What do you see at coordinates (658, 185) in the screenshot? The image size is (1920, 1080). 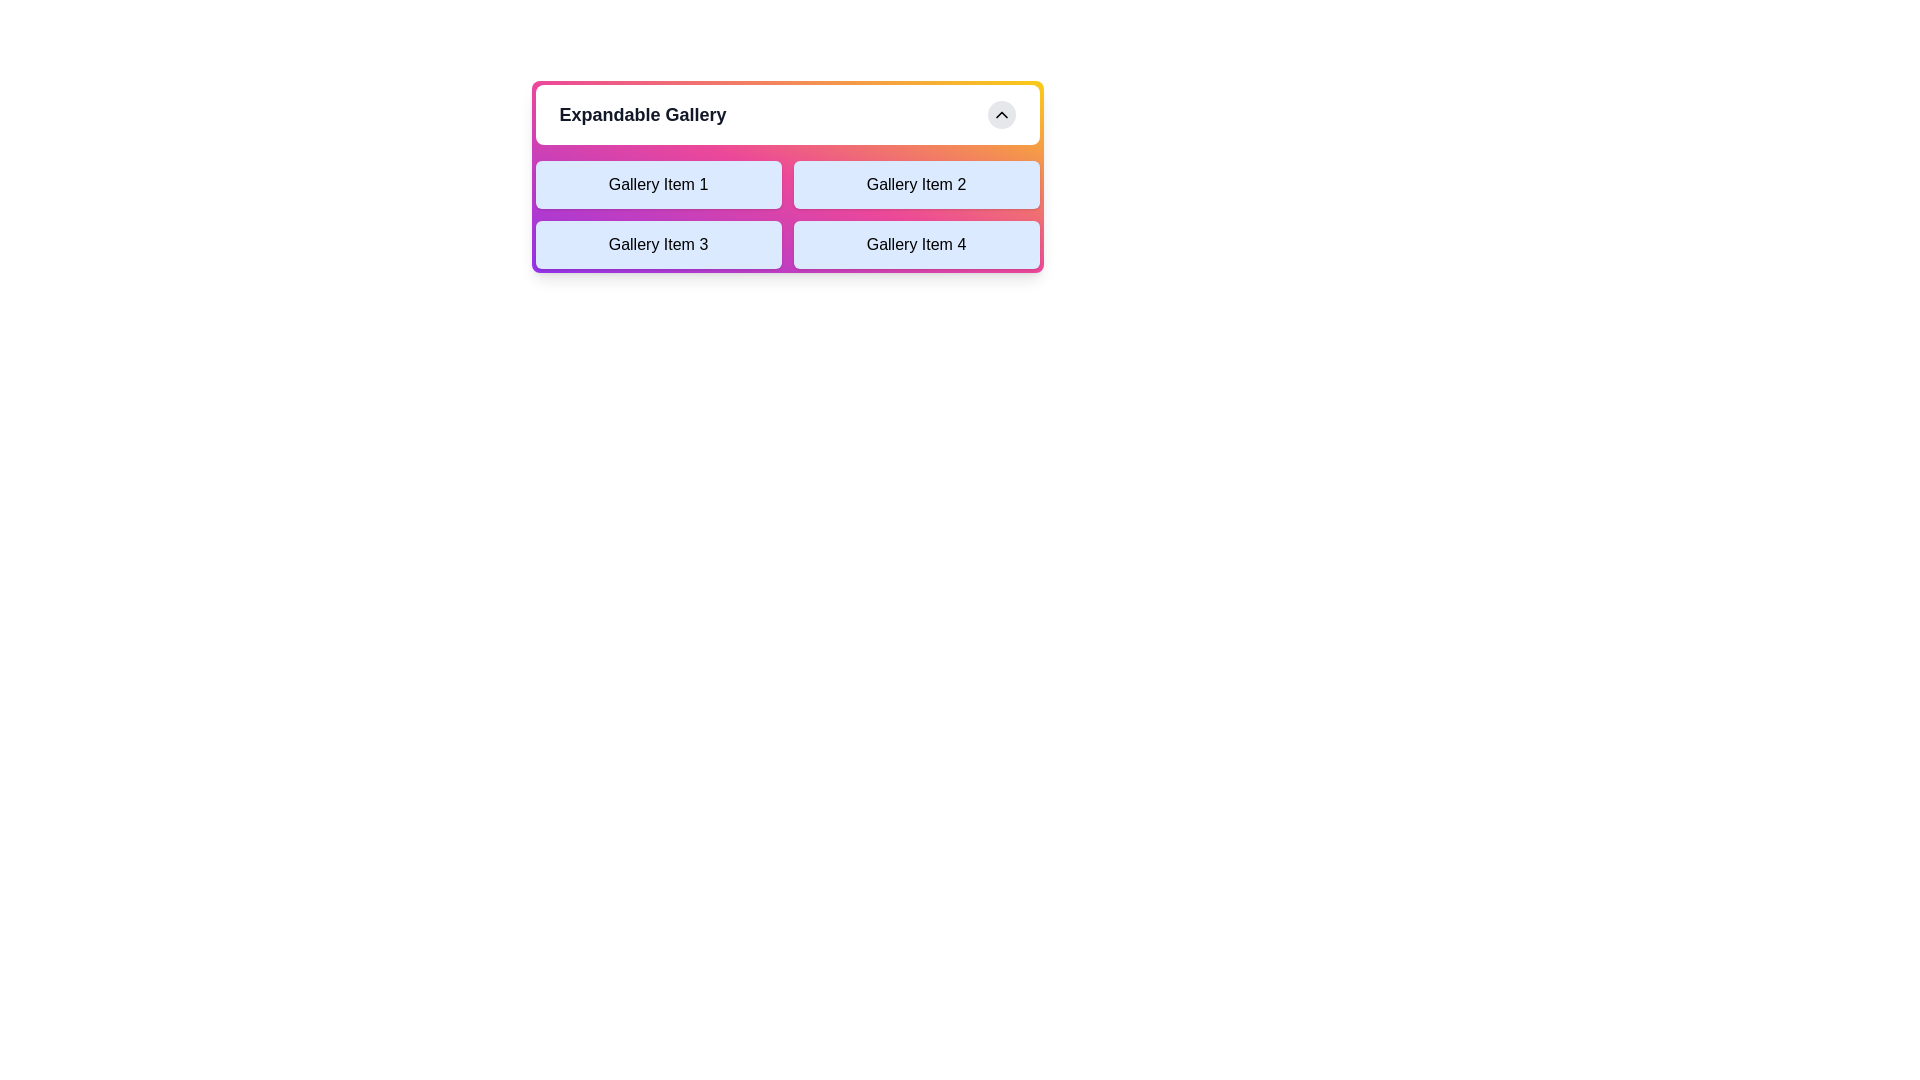 I see `the button that represents 'Gallery Item 1'` at bounding box center [658, 185].